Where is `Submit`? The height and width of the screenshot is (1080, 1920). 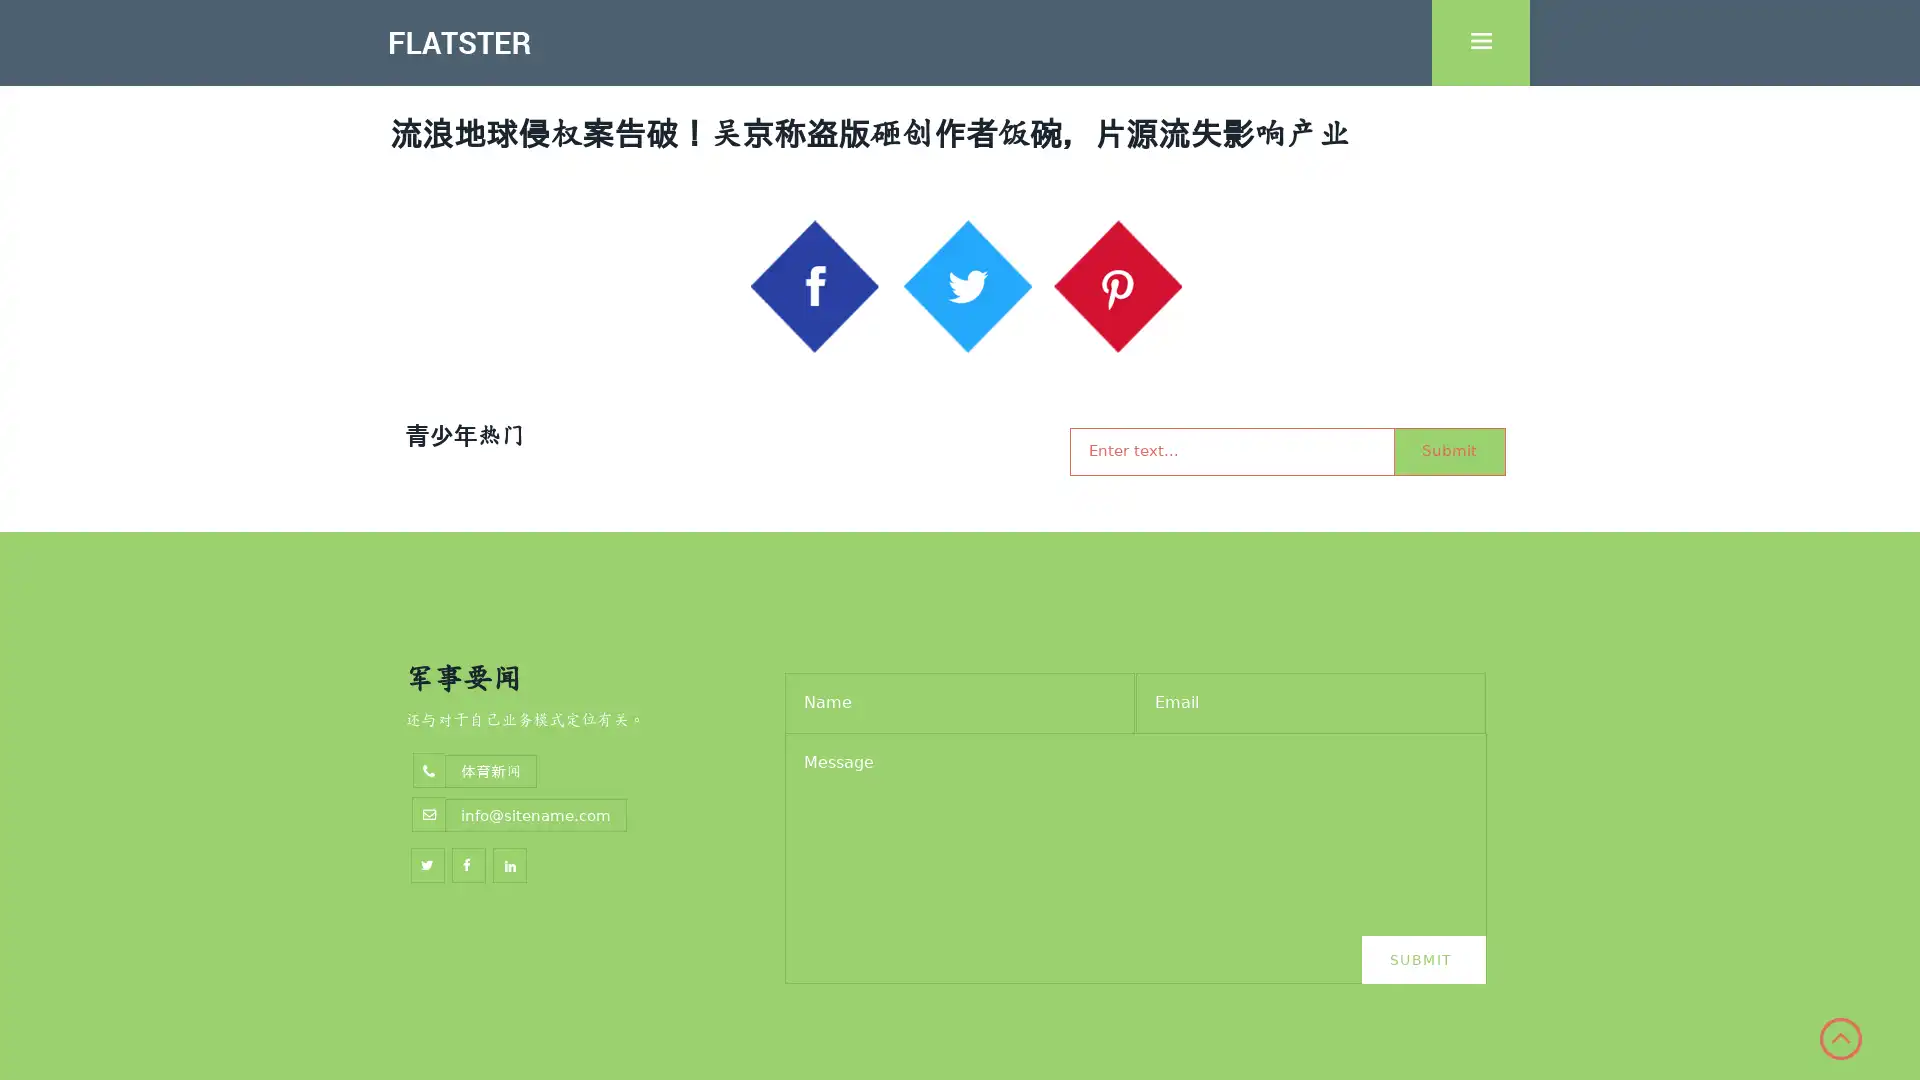 Submit is located at coordinates (1441, 451).